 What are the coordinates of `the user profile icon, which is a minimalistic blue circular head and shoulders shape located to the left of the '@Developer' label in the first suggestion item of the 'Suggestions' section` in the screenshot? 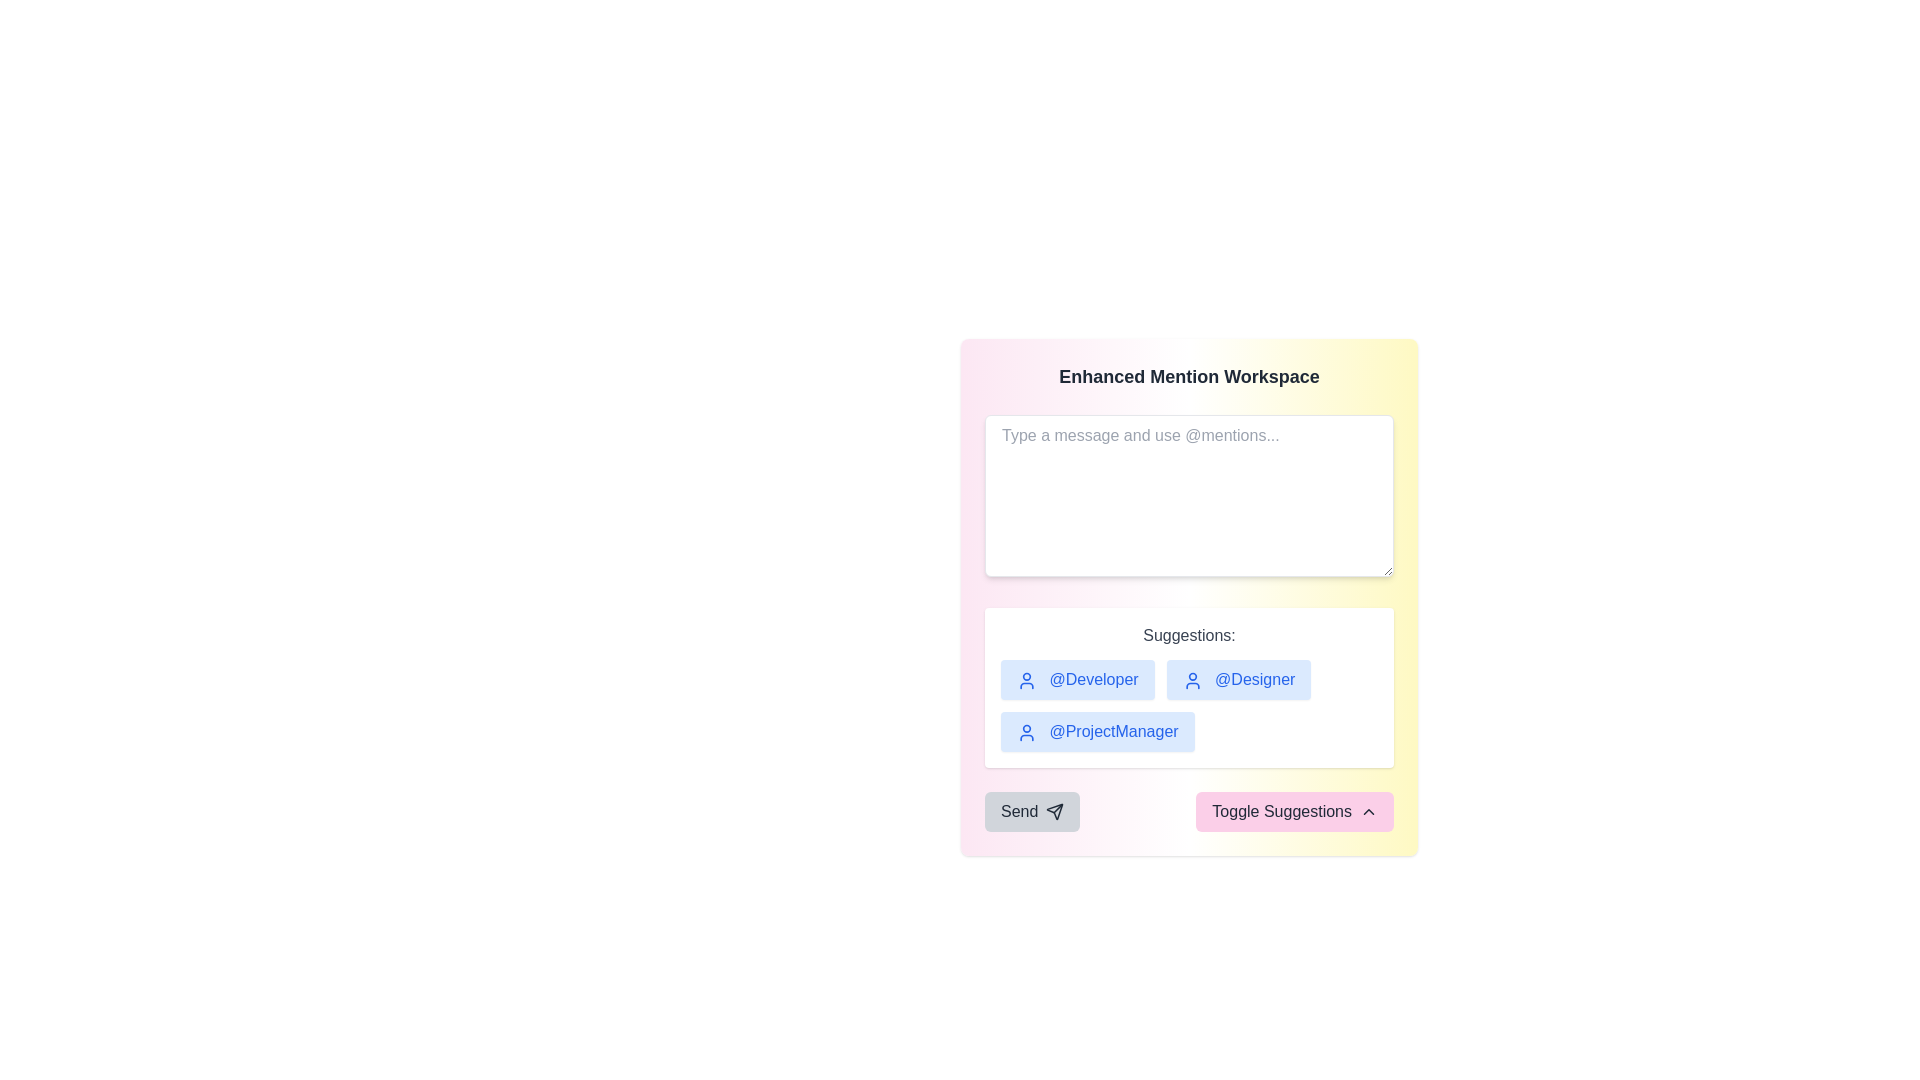 It's located at (1027, 680).